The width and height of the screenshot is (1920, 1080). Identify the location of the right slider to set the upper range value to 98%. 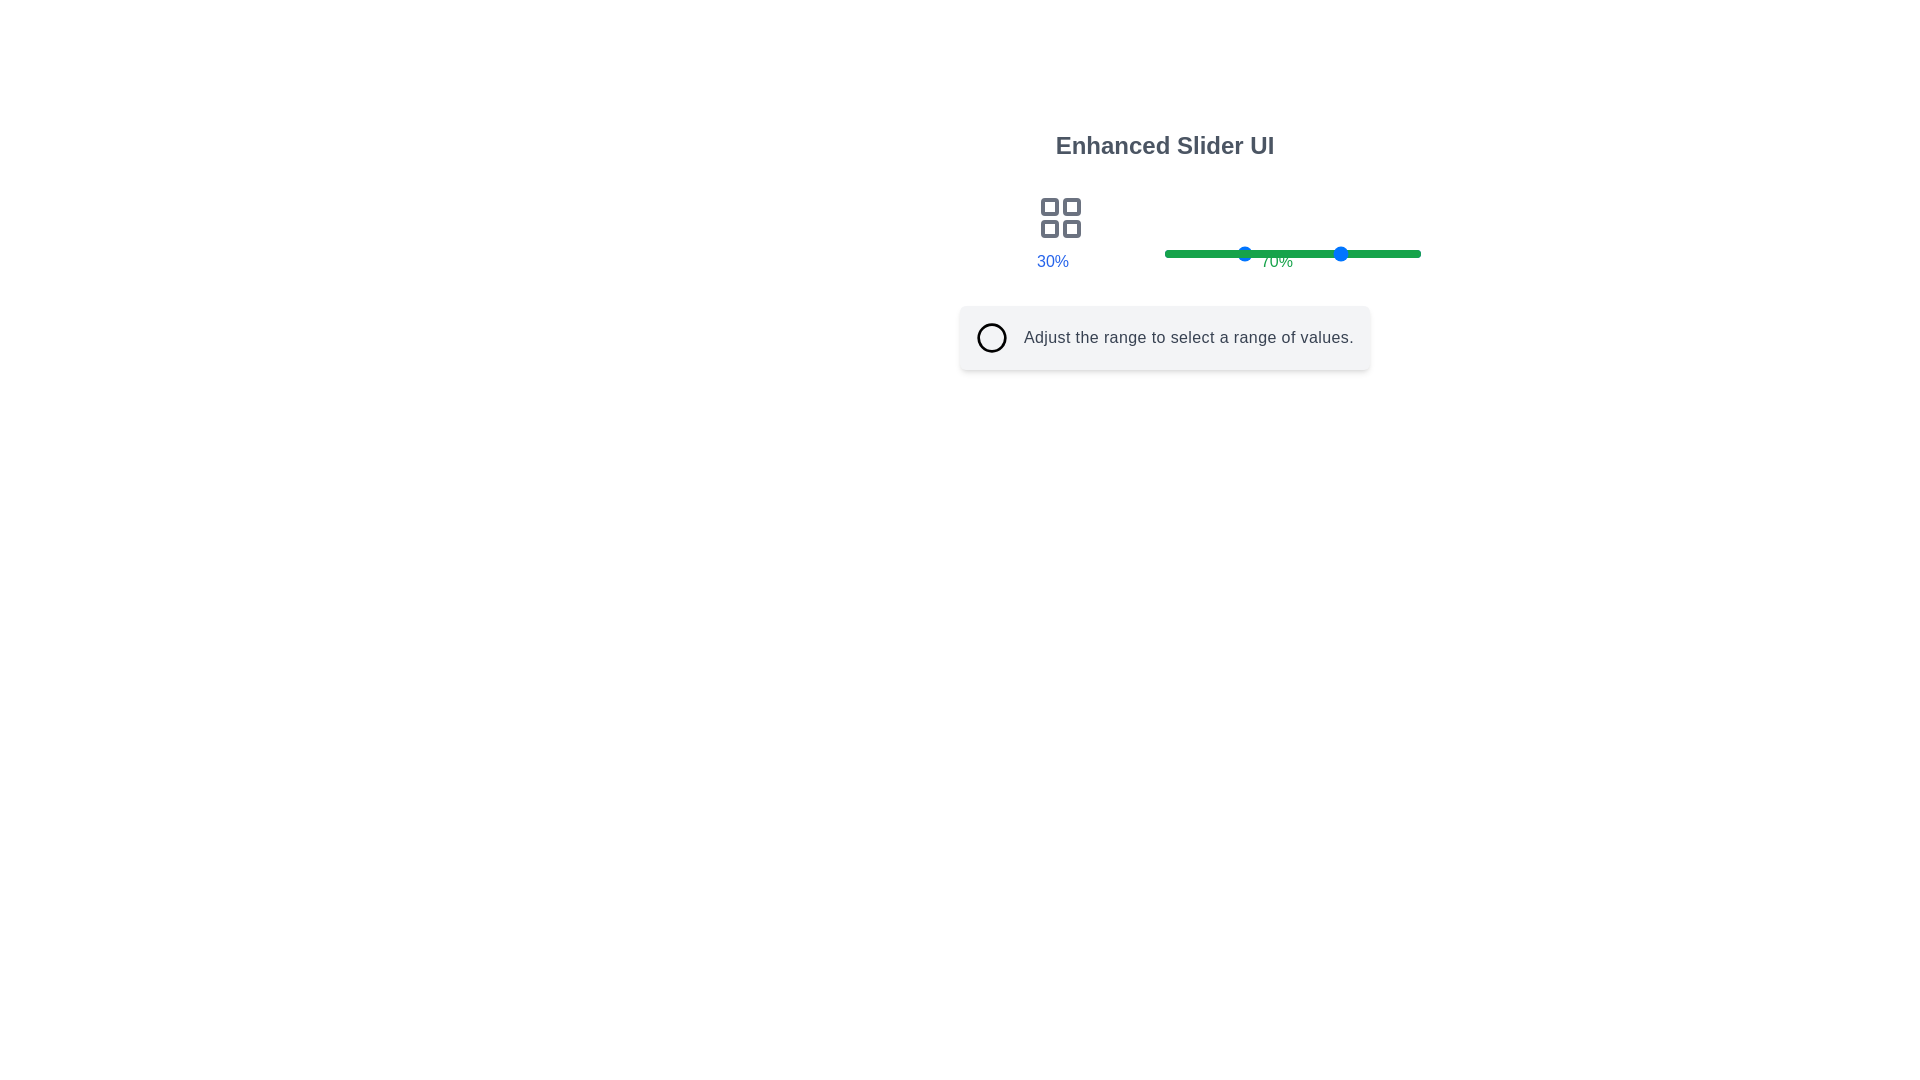
(1414, 253).